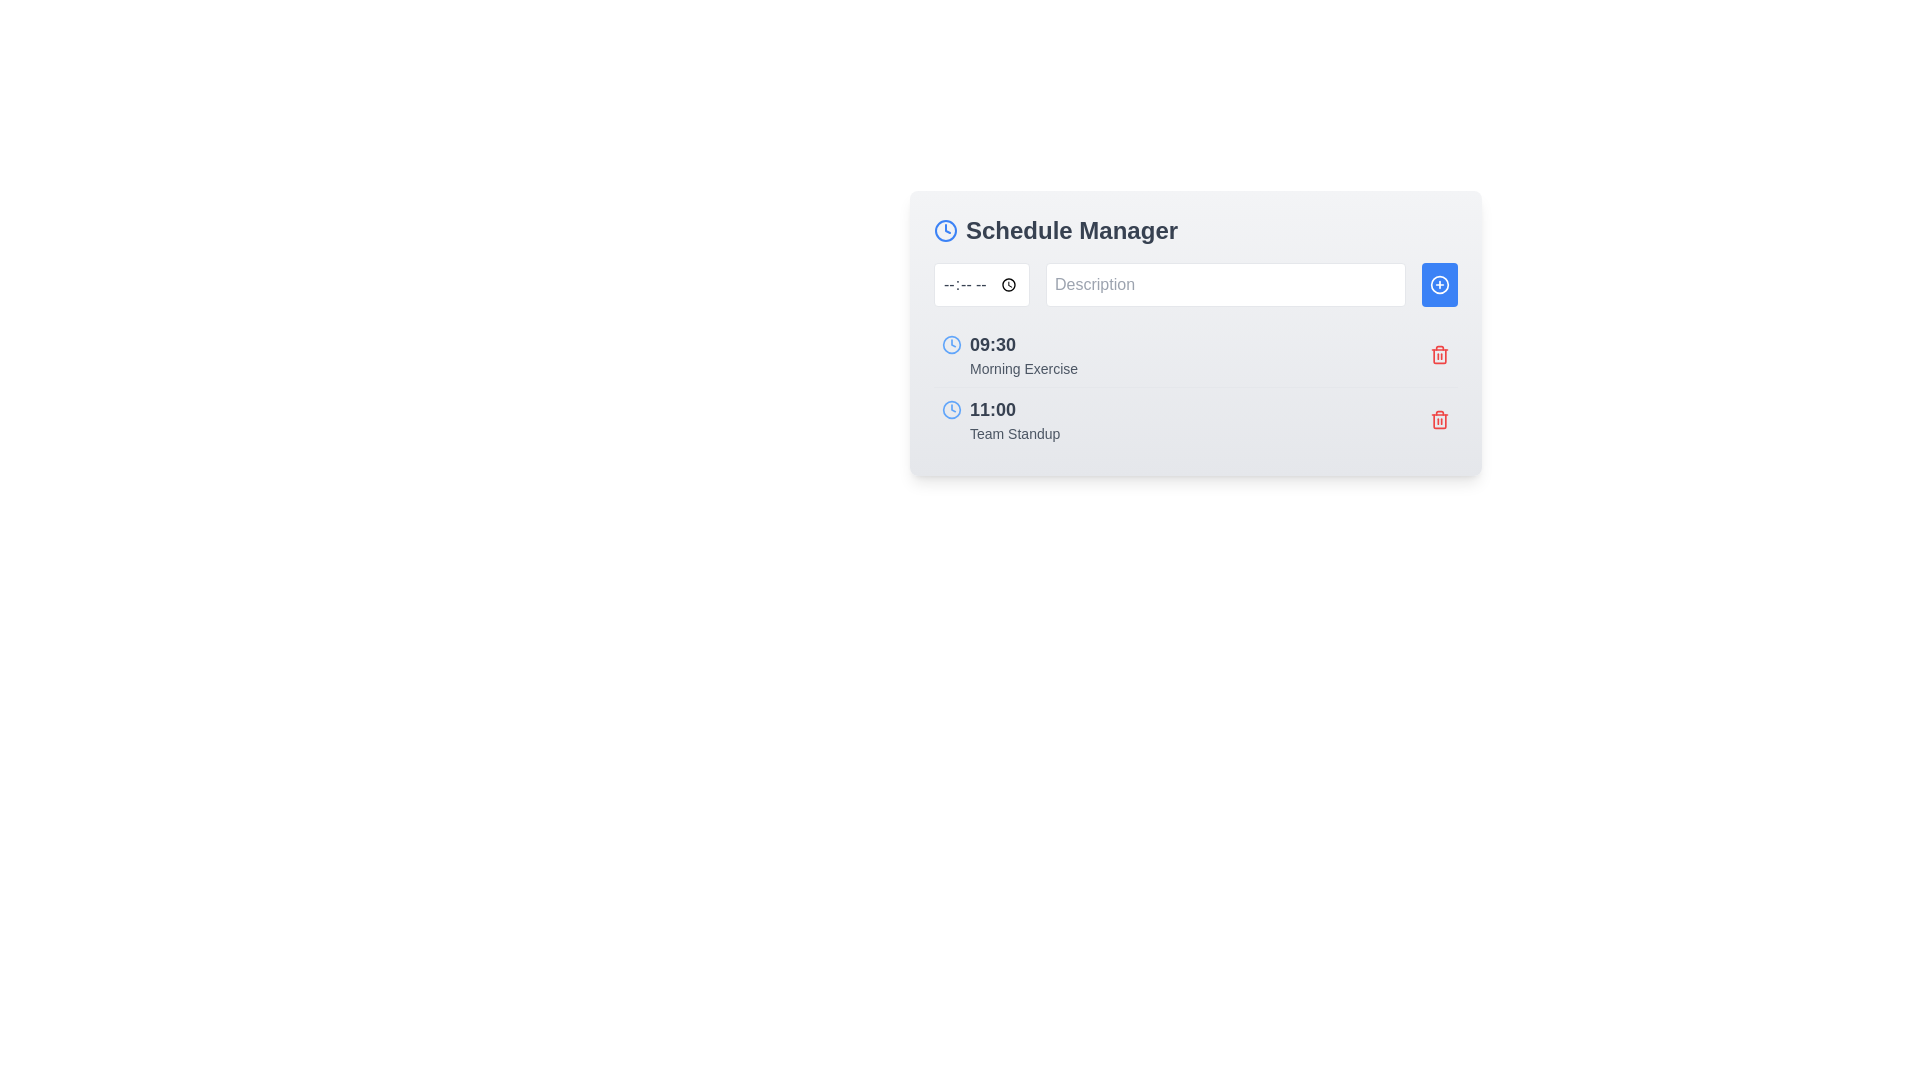 The width and height of the screenshot is (1920, 1080). Describe the element at coordinates (944, 230) in the screenshot. I see `the clock icon with a blue circular border located to the left of the 'Schedule Manager' text in the header area` at that location.